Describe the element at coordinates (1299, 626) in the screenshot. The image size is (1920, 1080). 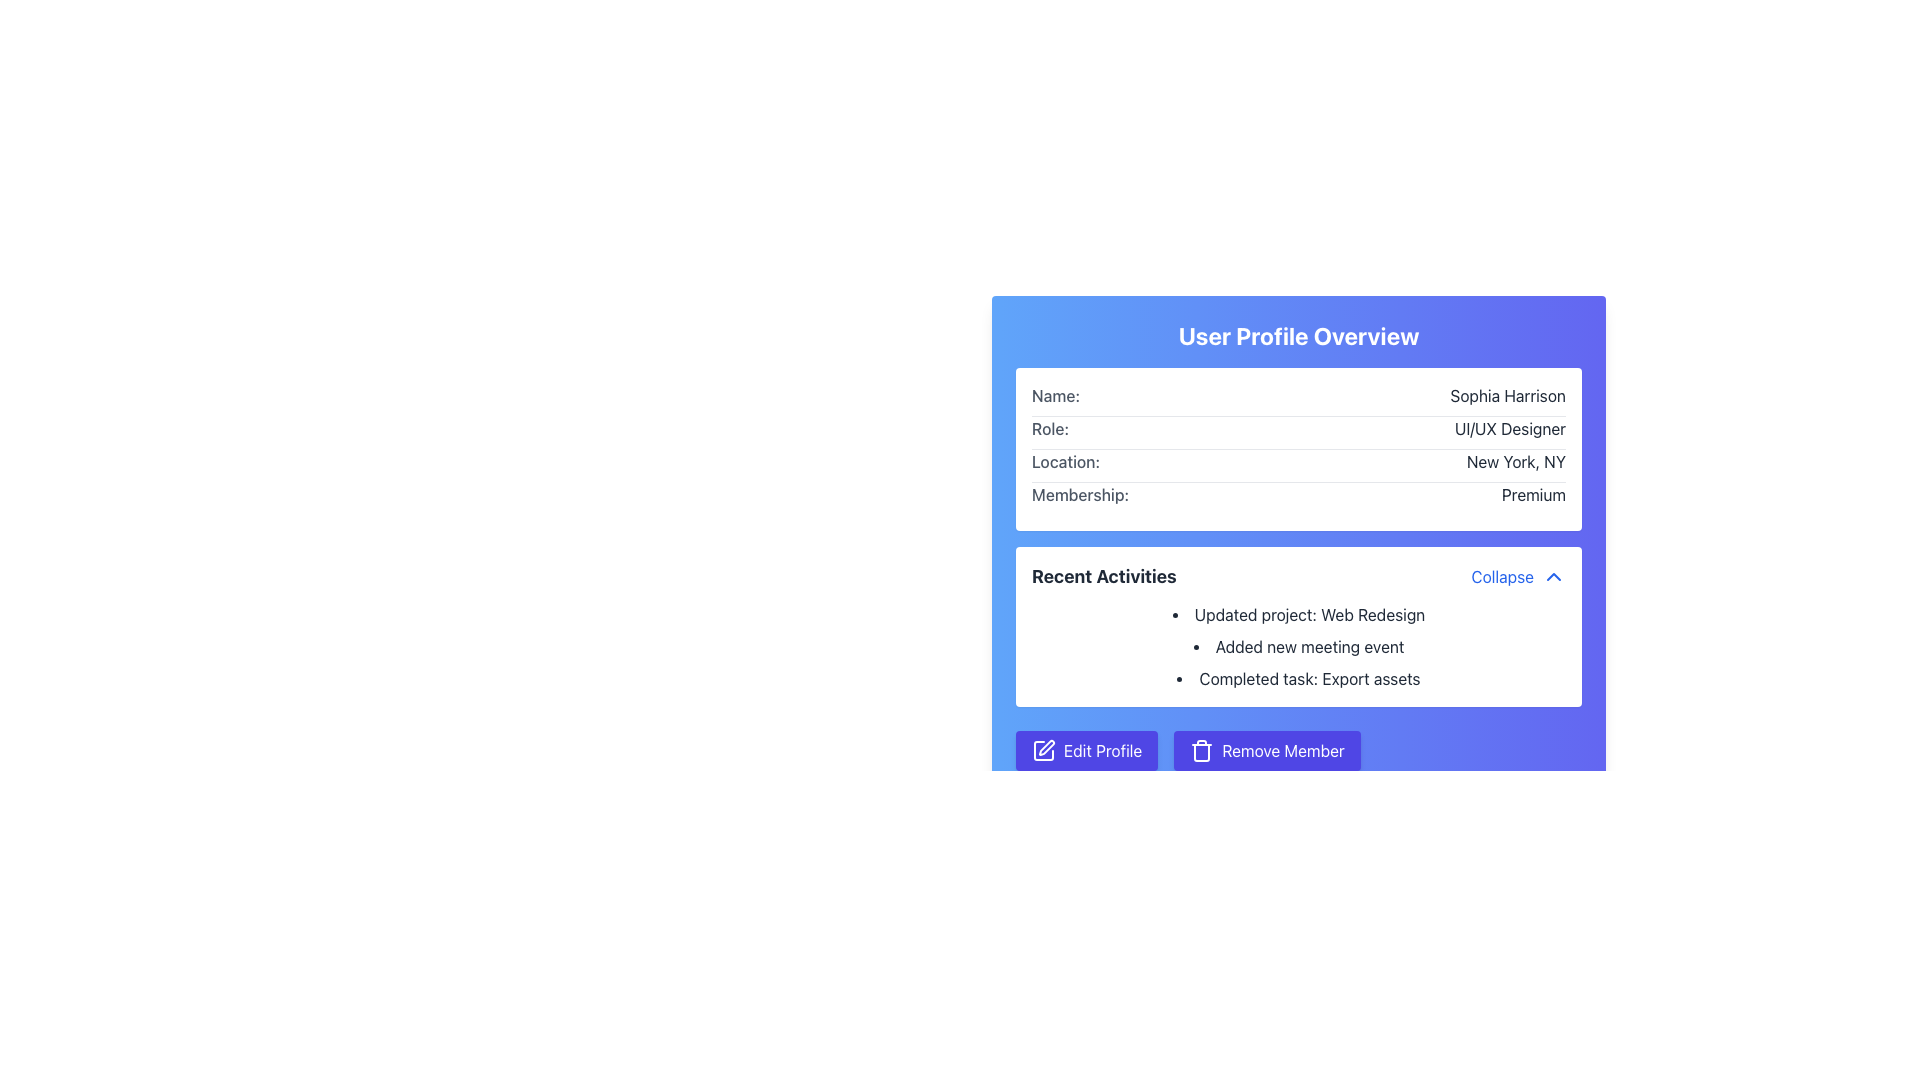
I see `the collapsible section component titled 'Recent Activities' to check for highlighting` at that location.